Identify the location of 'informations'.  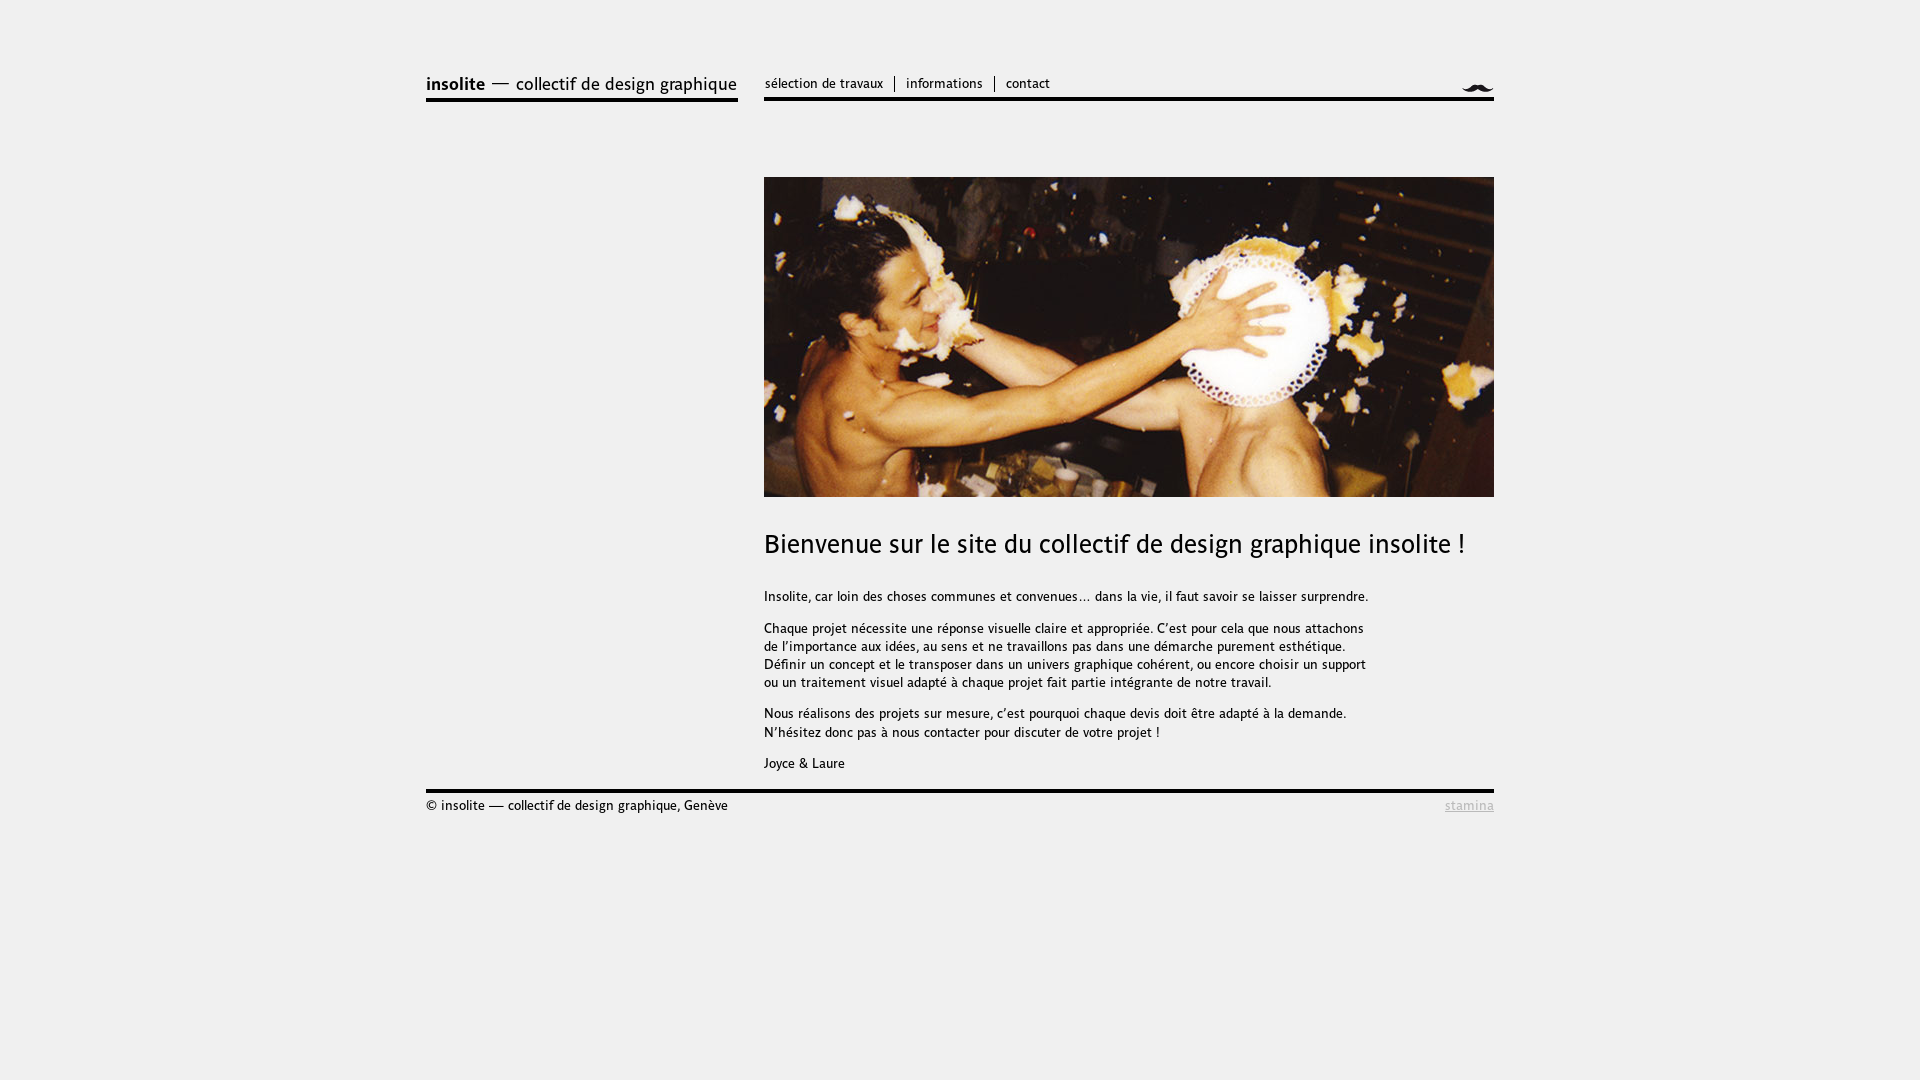
(943, 82).